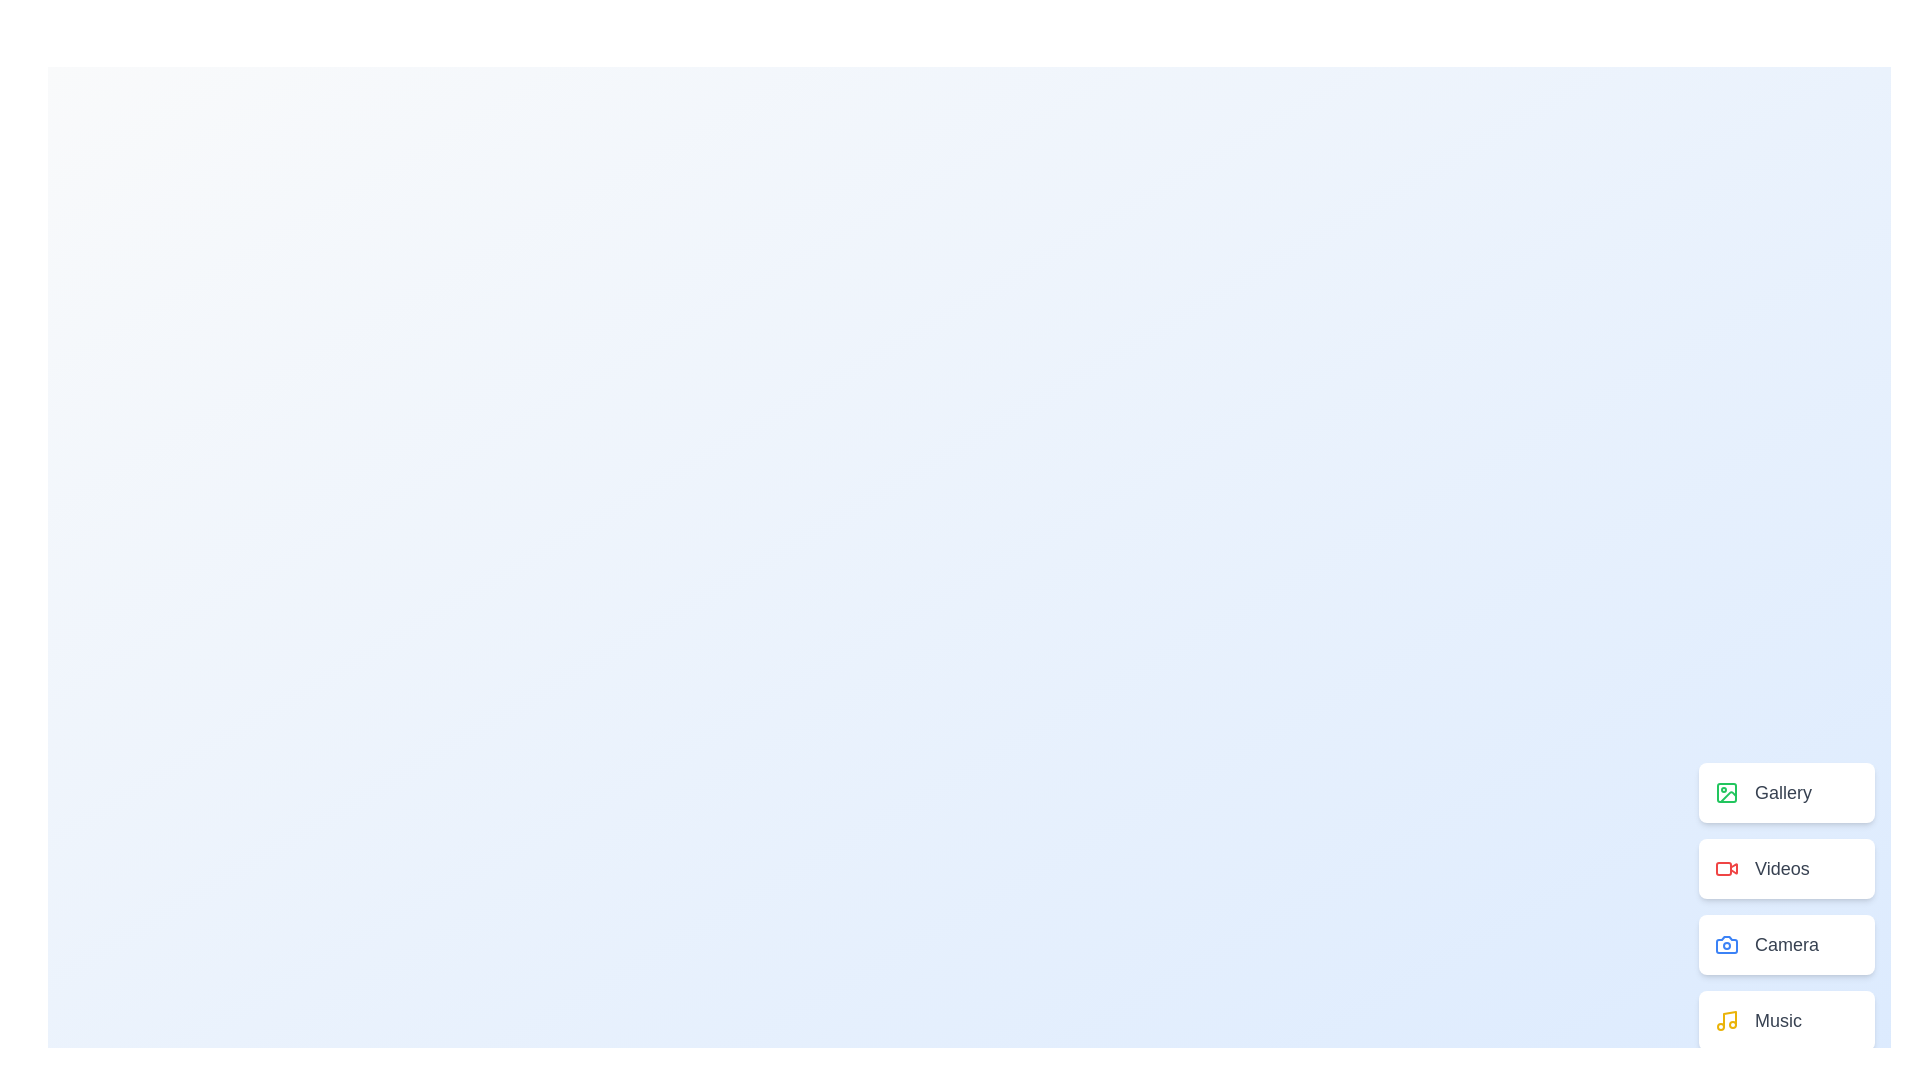 This screenshot has height=1080, width=1920. Describe the element at coordinates (1786, 792) in the screenshot. I see `the menu item labeled Gallery` at that location.